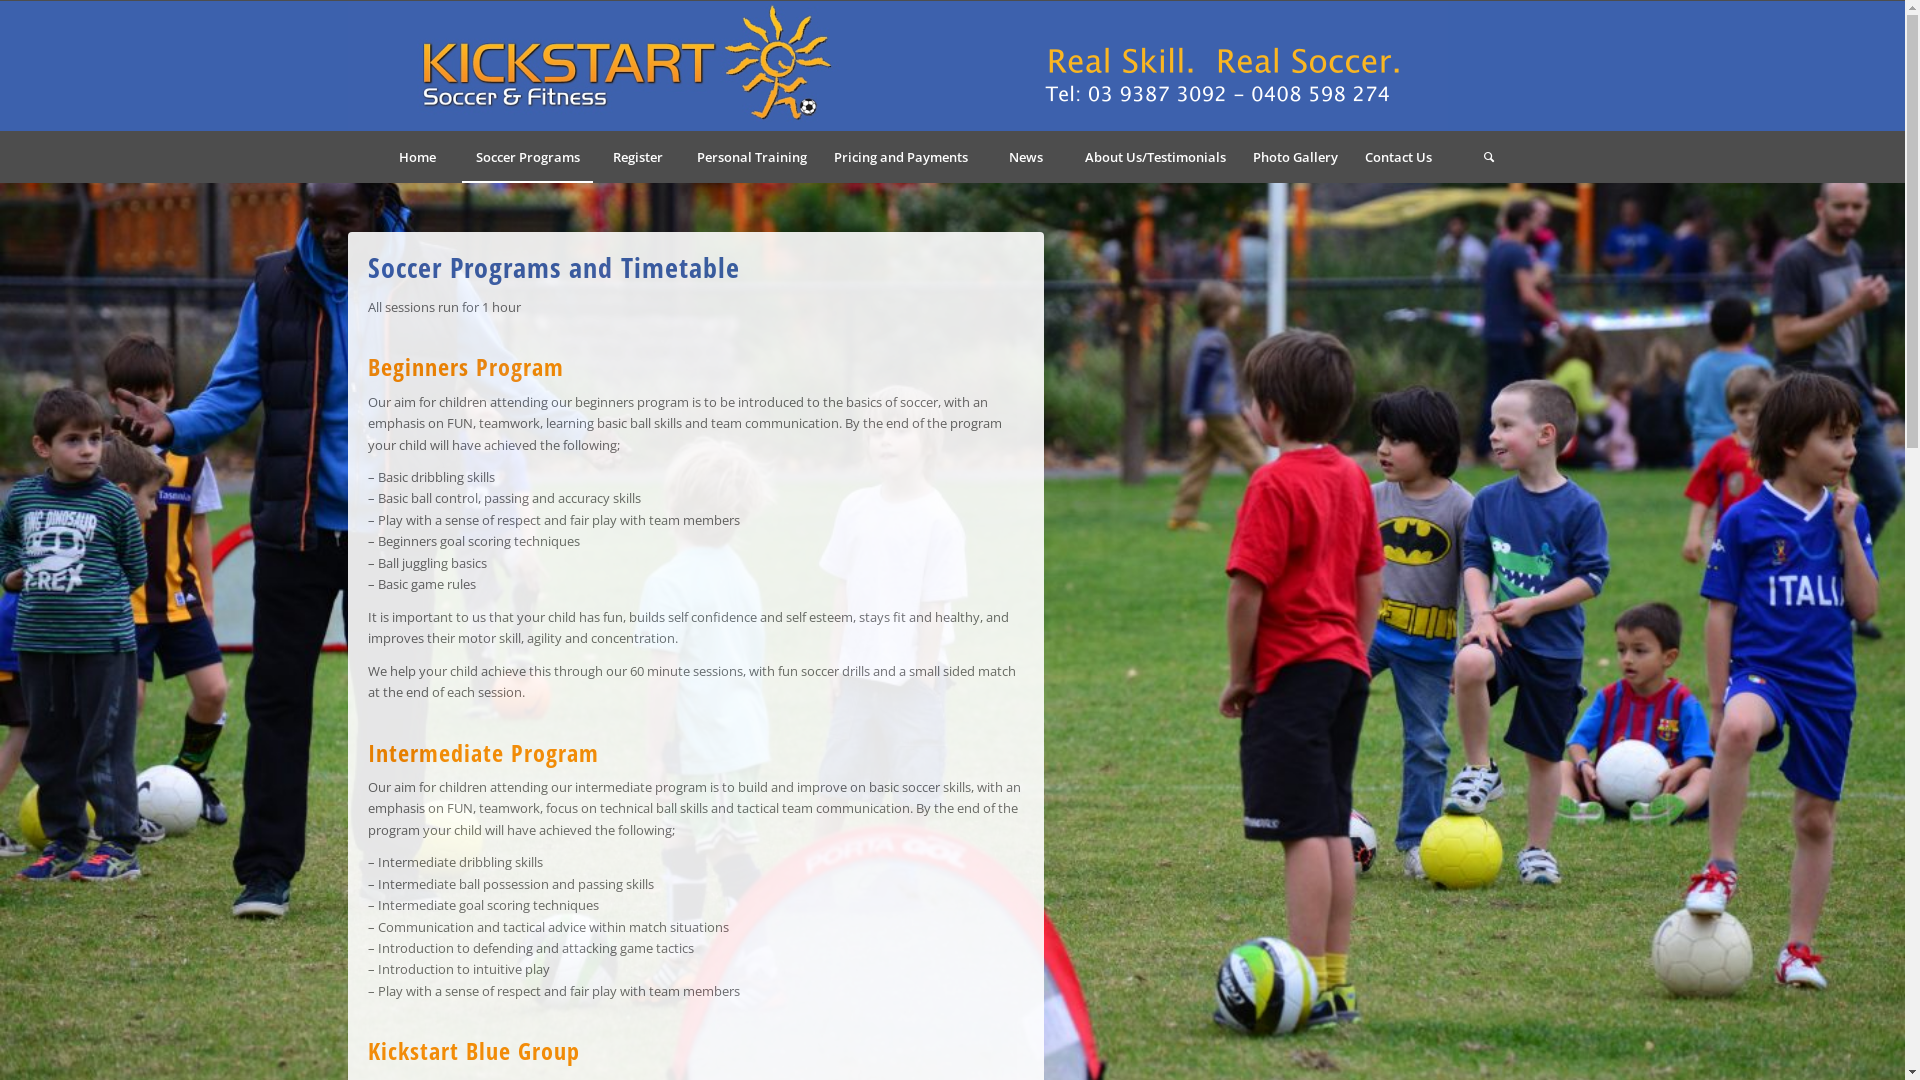 This screenshot has width=1920, height=1080. I want to click on 'Soccer Programs', so click(527, 156).